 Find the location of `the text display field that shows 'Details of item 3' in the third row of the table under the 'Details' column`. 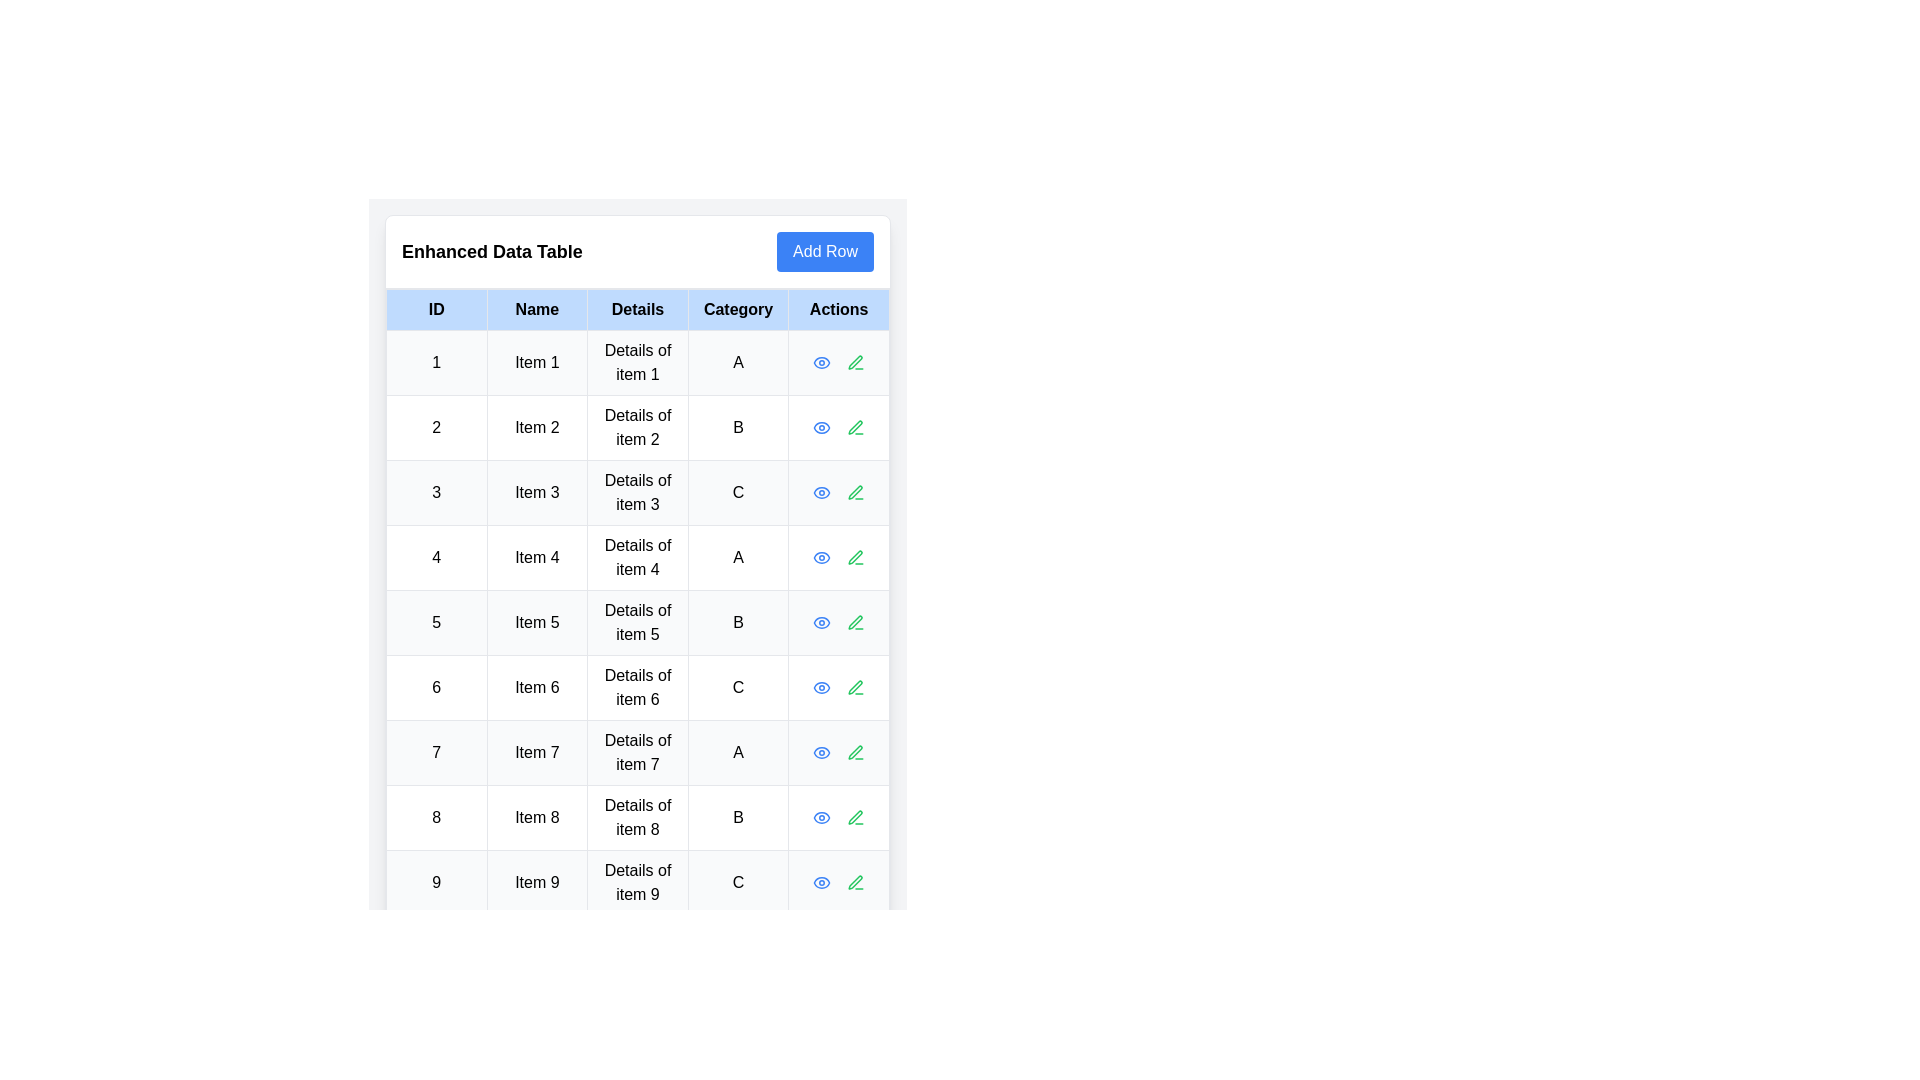

the text display field that shows 'Details of item 3' in the third row of the table under the 'Details' column is located at coordinates (637, 493).